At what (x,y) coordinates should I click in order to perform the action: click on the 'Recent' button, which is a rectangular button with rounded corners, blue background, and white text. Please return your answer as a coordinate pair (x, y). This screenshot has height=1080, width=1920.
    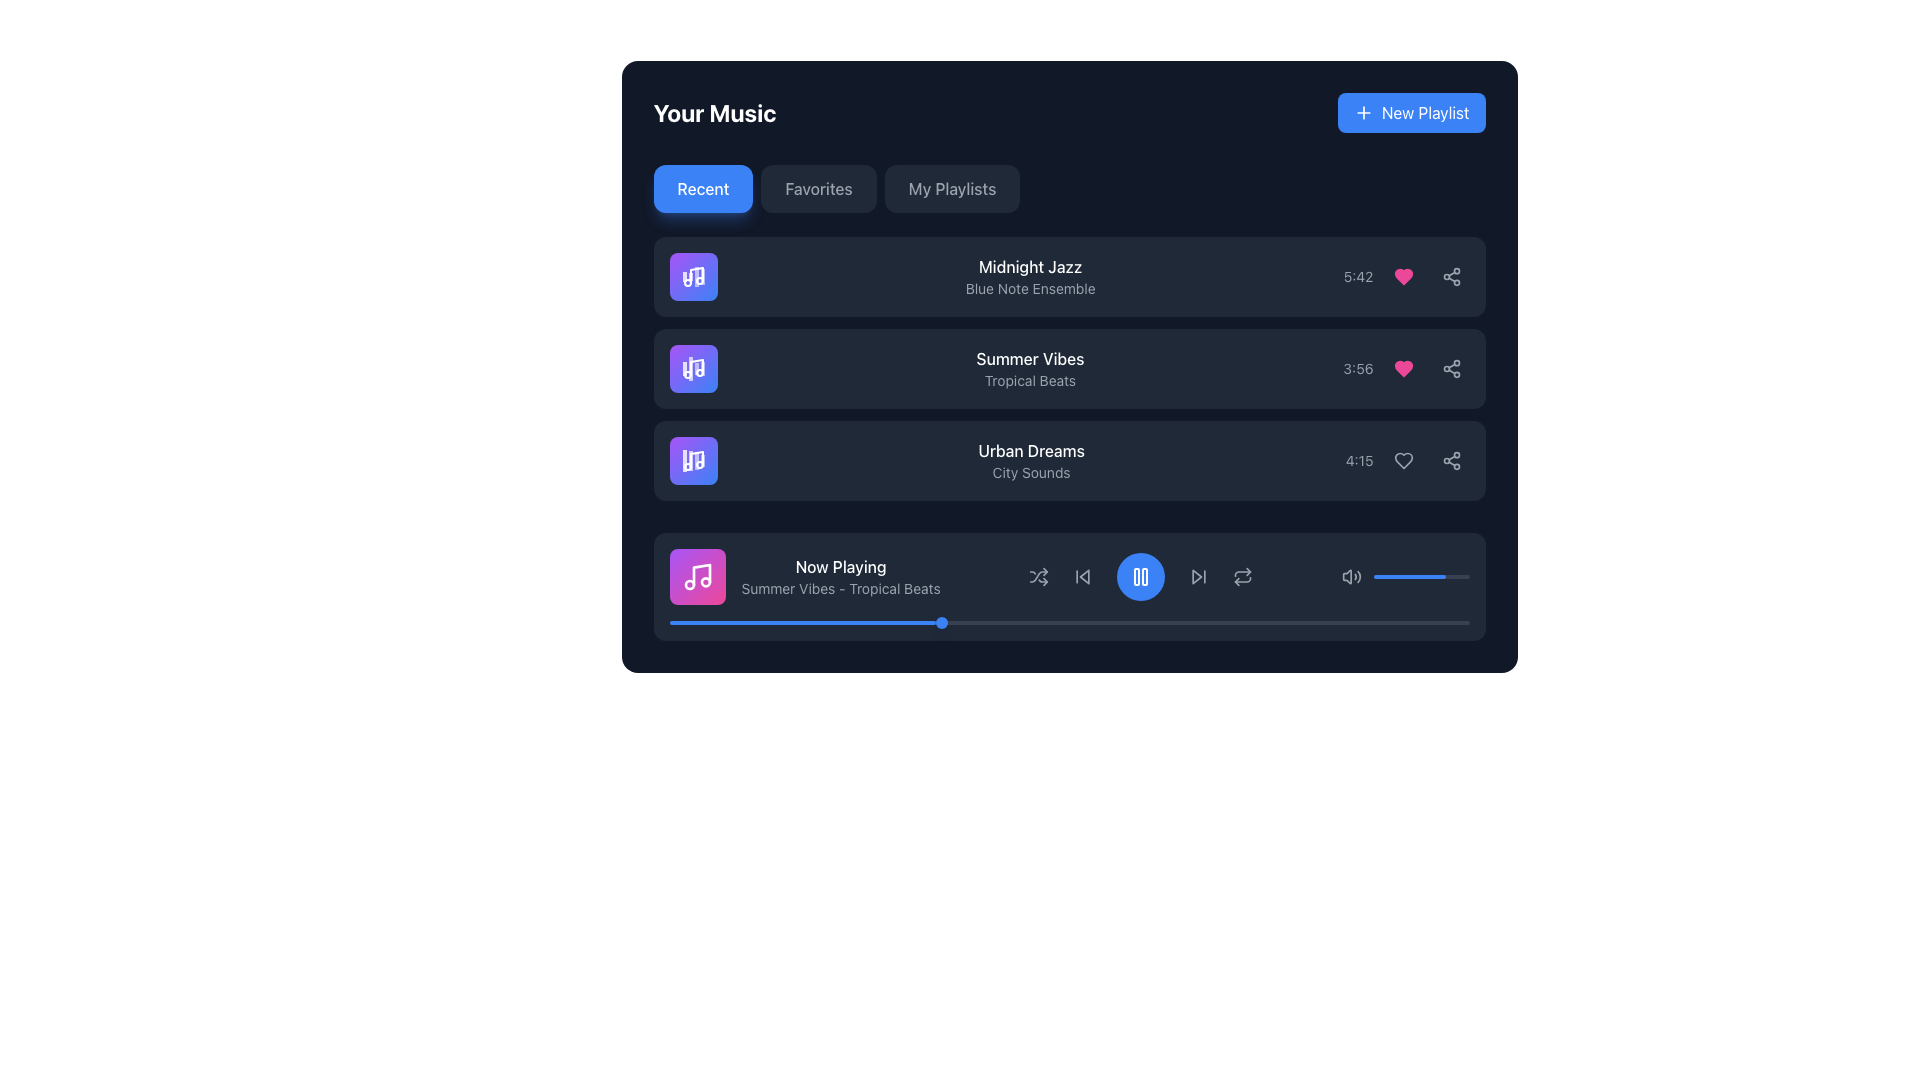
    Looking at the image, I should click on (703, 189).